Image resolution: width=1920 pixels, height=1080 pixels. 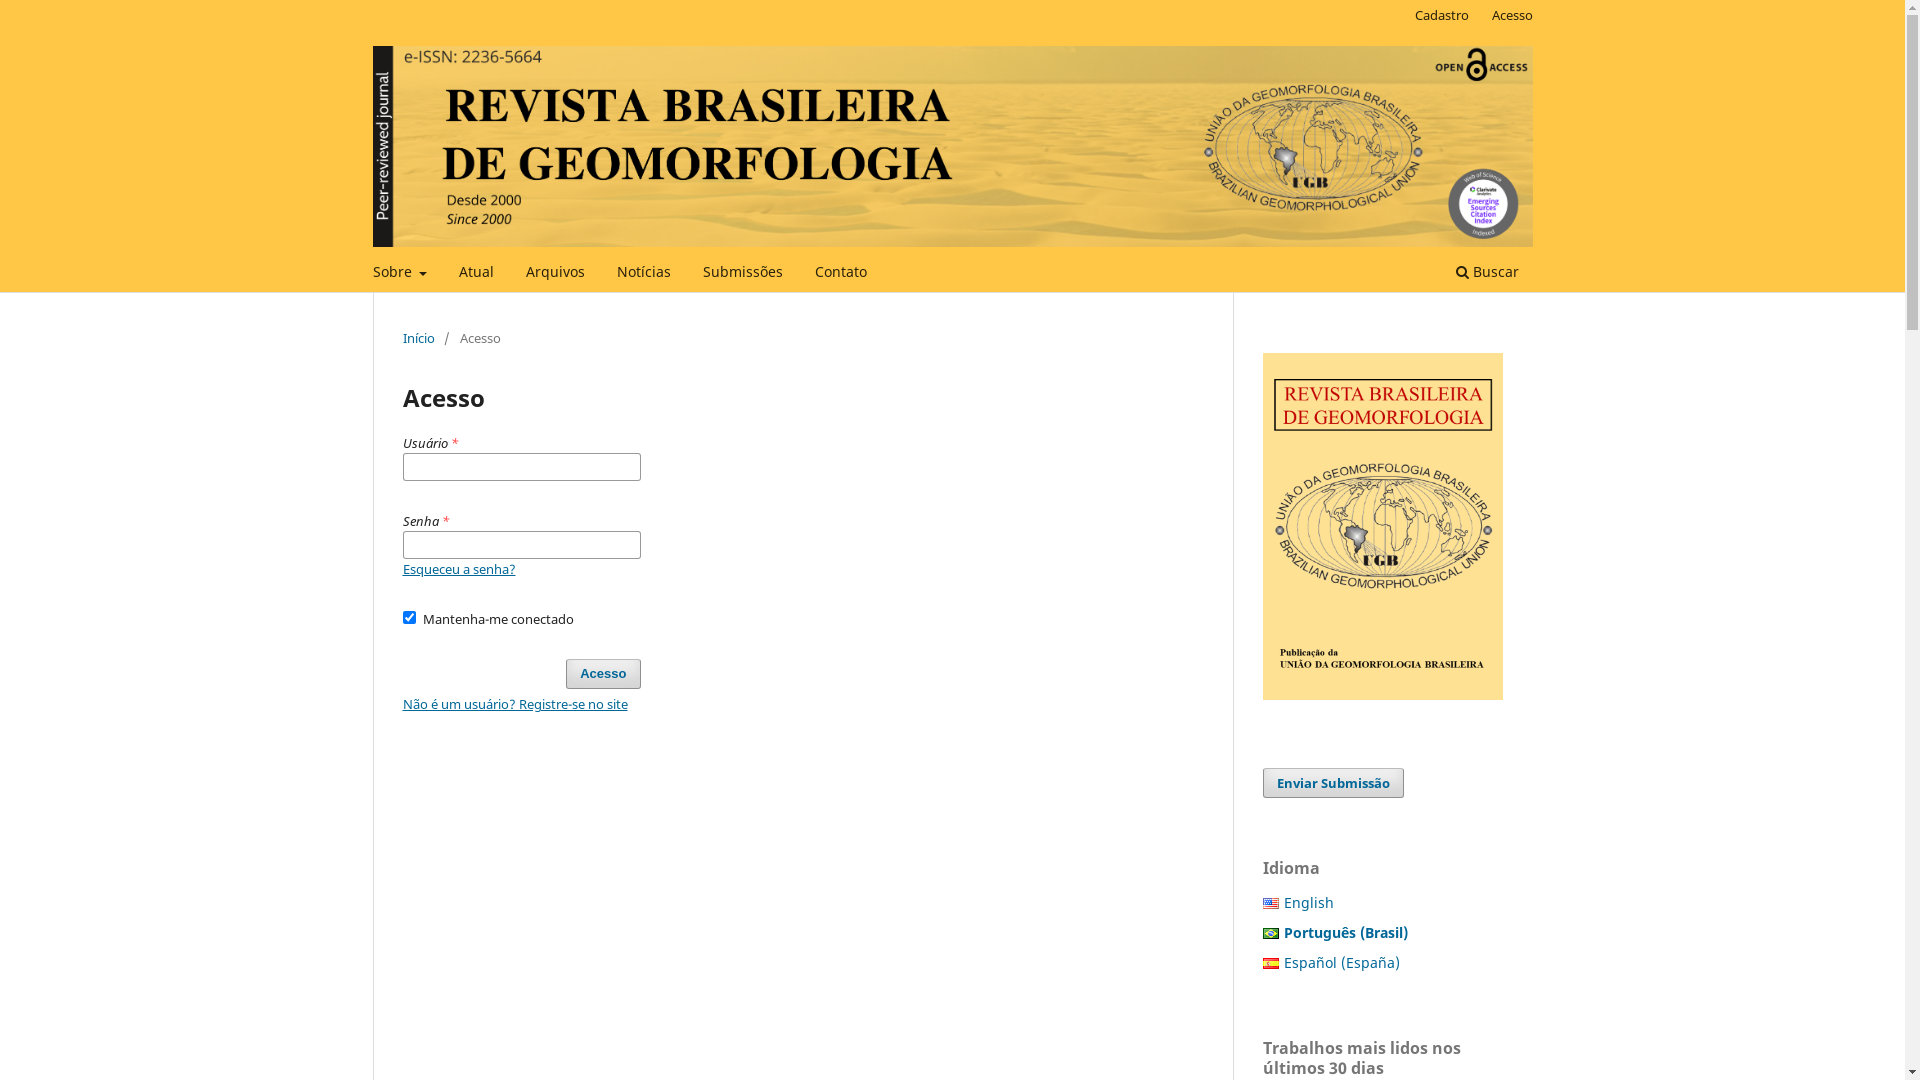 What do you see at coordinates (450, 274) in the screenshot?
I see `'Atual'` at bounding box center [450, 274].